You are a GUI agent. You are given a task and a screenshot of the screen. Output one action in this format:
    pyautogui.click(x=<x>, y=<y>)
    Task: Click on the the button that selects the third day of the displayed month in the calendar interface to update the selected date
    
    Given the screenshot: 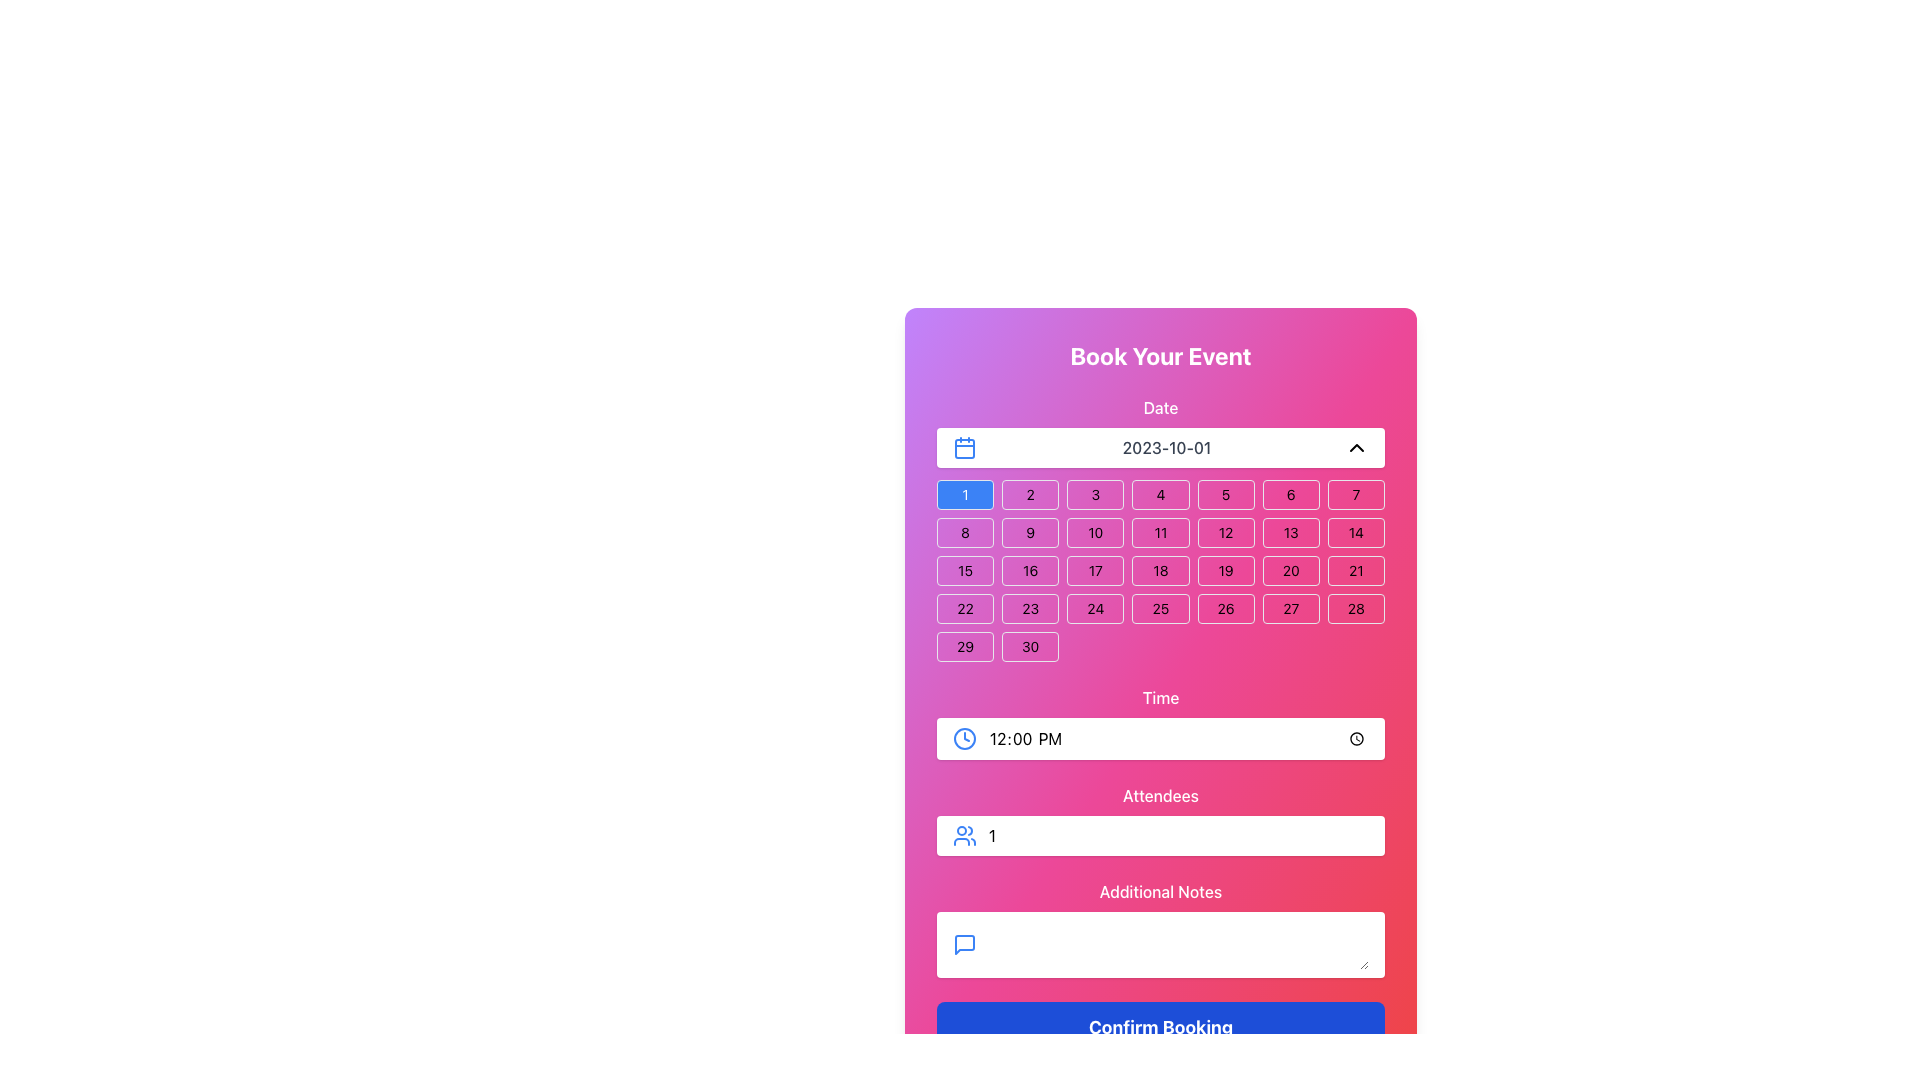 What is the action you would take?
    pyautogui.click(x=1094, y=494)
    